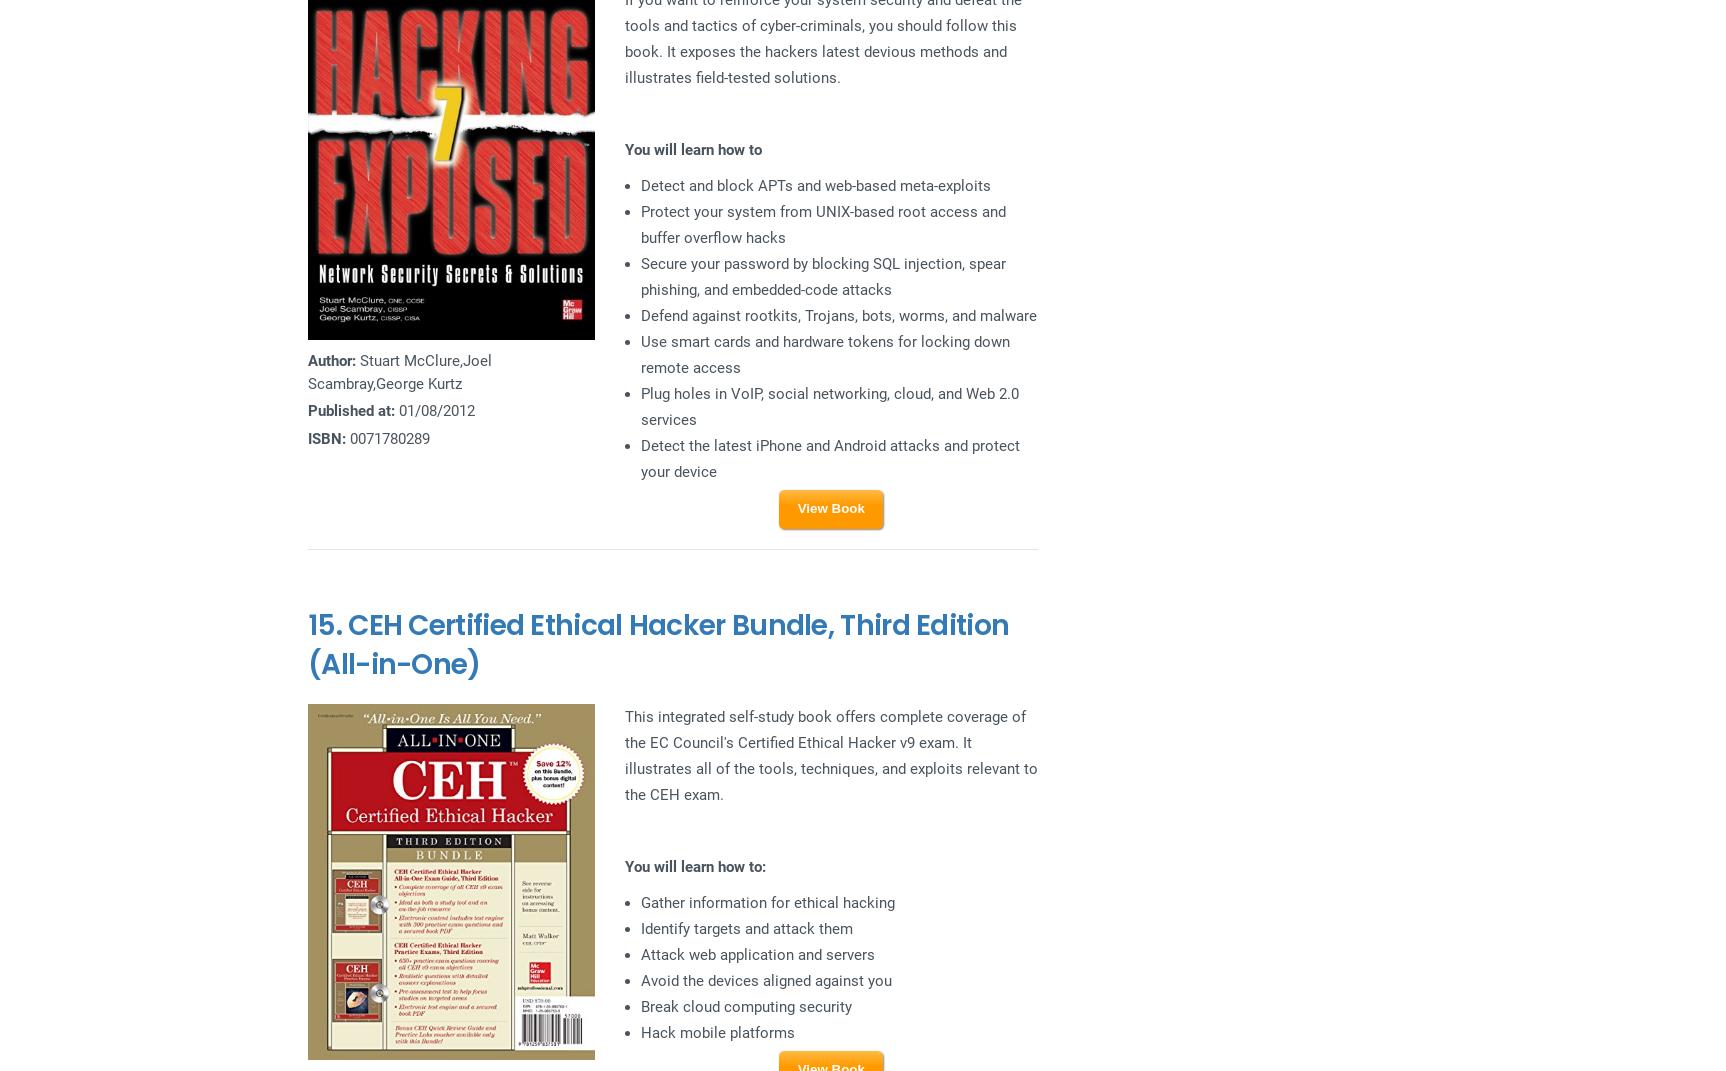  Describe the element at coordinates (828, 457) in the screenshot. I see `'Detect the latest iPhone and Android attacks and protect your device'` at that location.